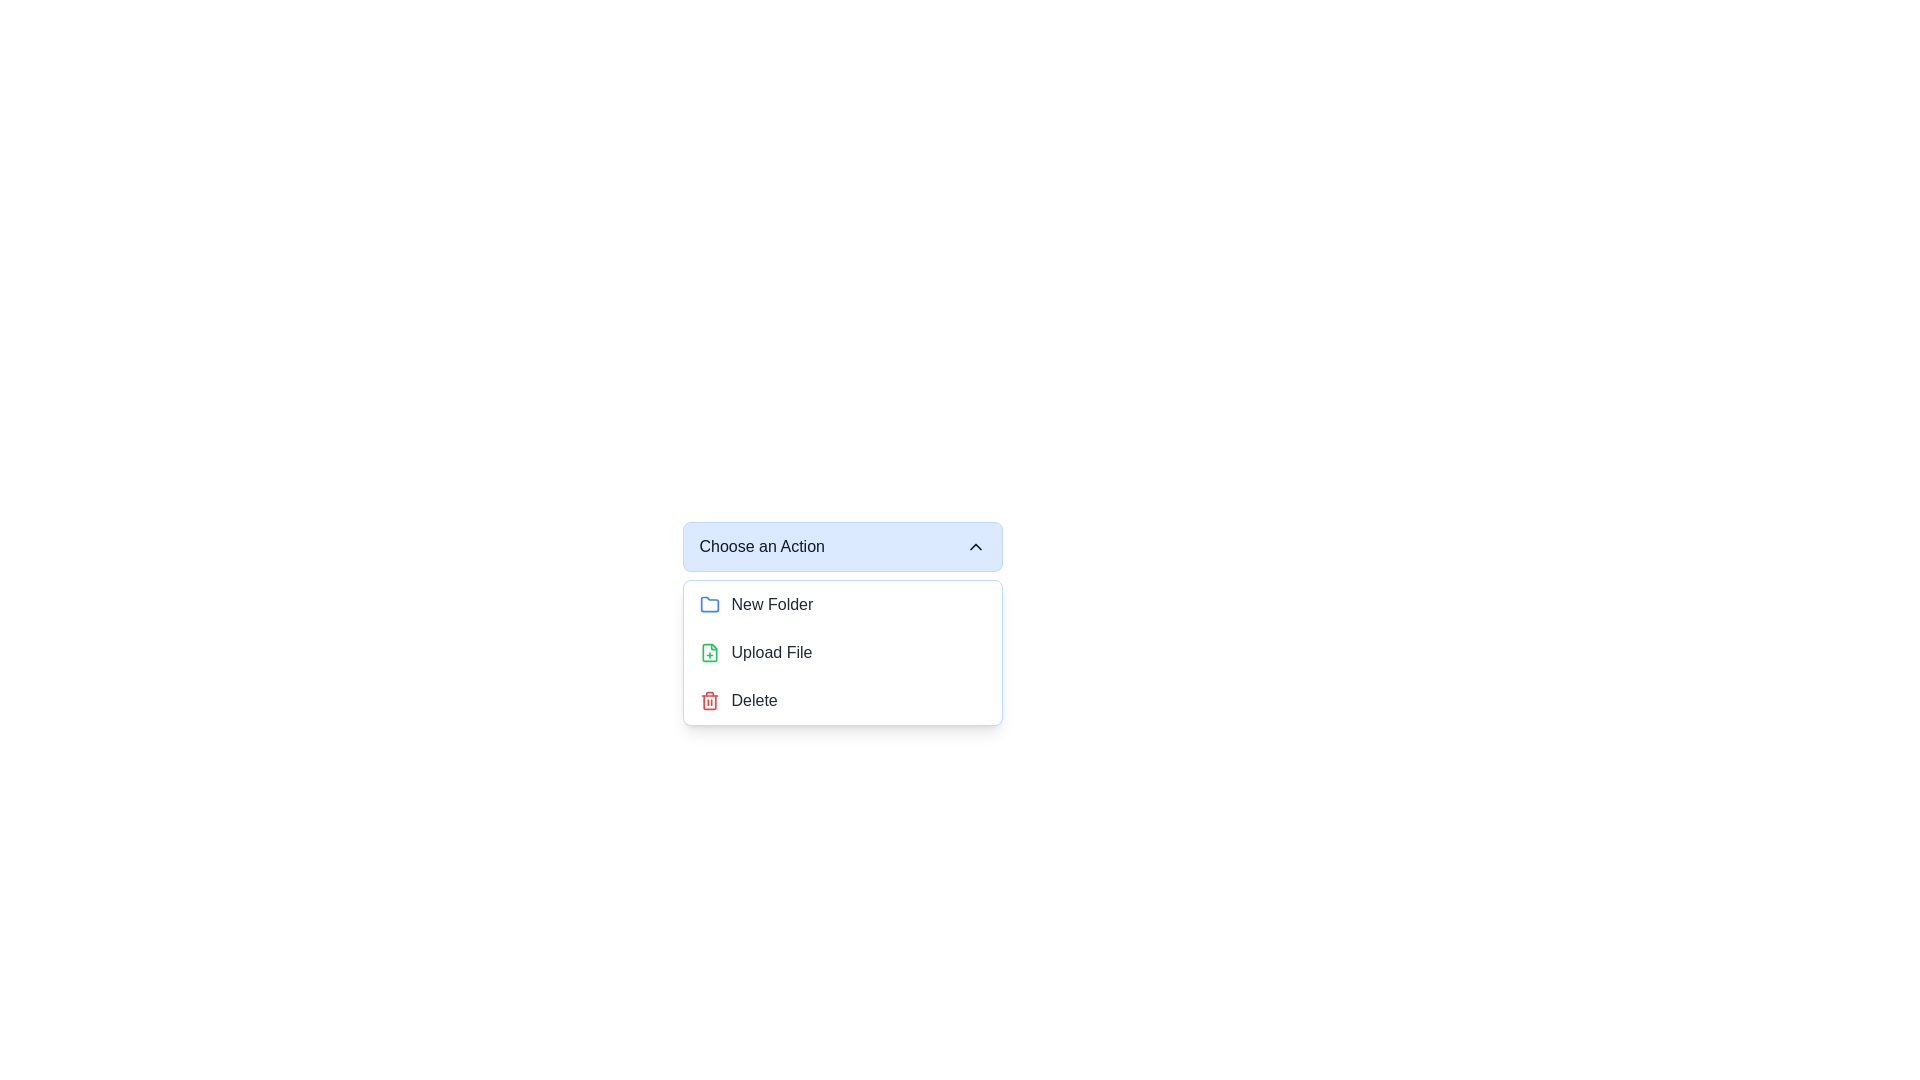 Image resolution: width=1920 pixels, height=1080 pixels. What do you see at coordinates (709, 700) in the screenshot?
I see `the red trash can icon, which indicates the 'Delete' action, located at the bottom of a dropdown menu of actions` at bounding box center [709, 700].